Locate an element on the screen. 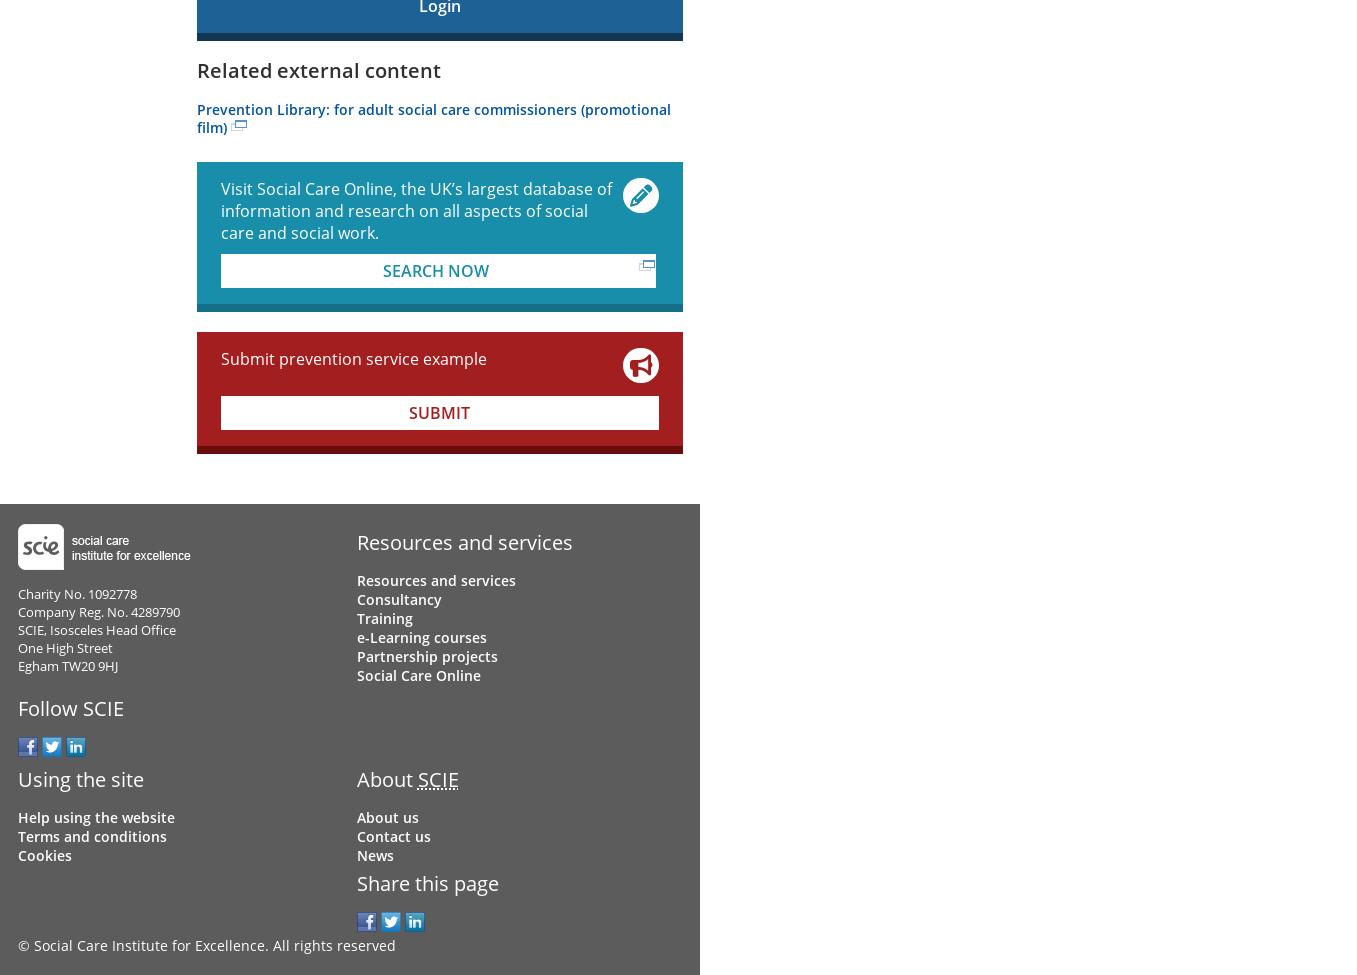 The height and width of the screenshot is (975, 1357). 'Using the site' is located at coordinates (15, 778).